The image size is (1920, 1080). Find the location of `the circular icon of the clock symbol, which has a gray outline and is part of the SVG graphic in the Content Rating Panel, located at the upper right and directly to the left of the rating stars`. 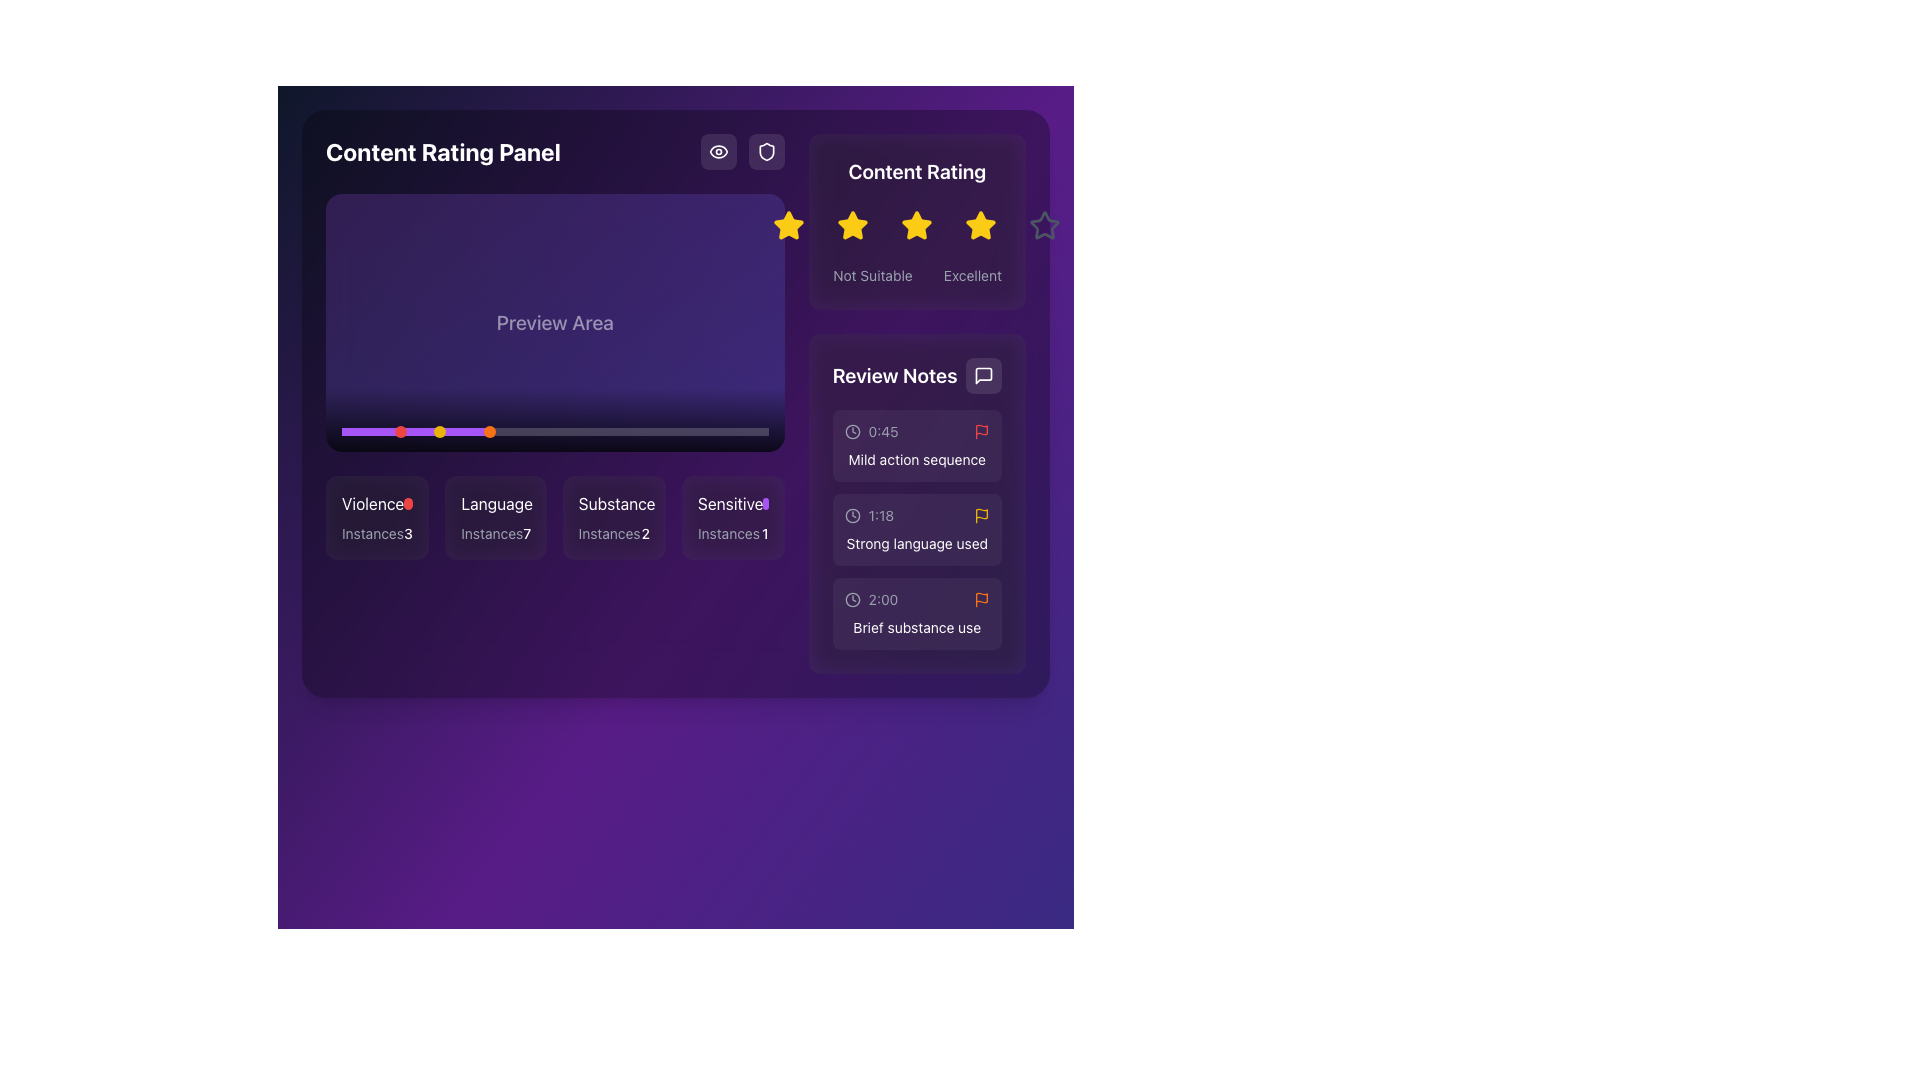

the circular icon of the clock symbol, which has a gray outline and is part of the SVG graphic in the Content Rating Panel, located at the upper right and directly to the left of the rating stars is located at coordinates (852, 515).